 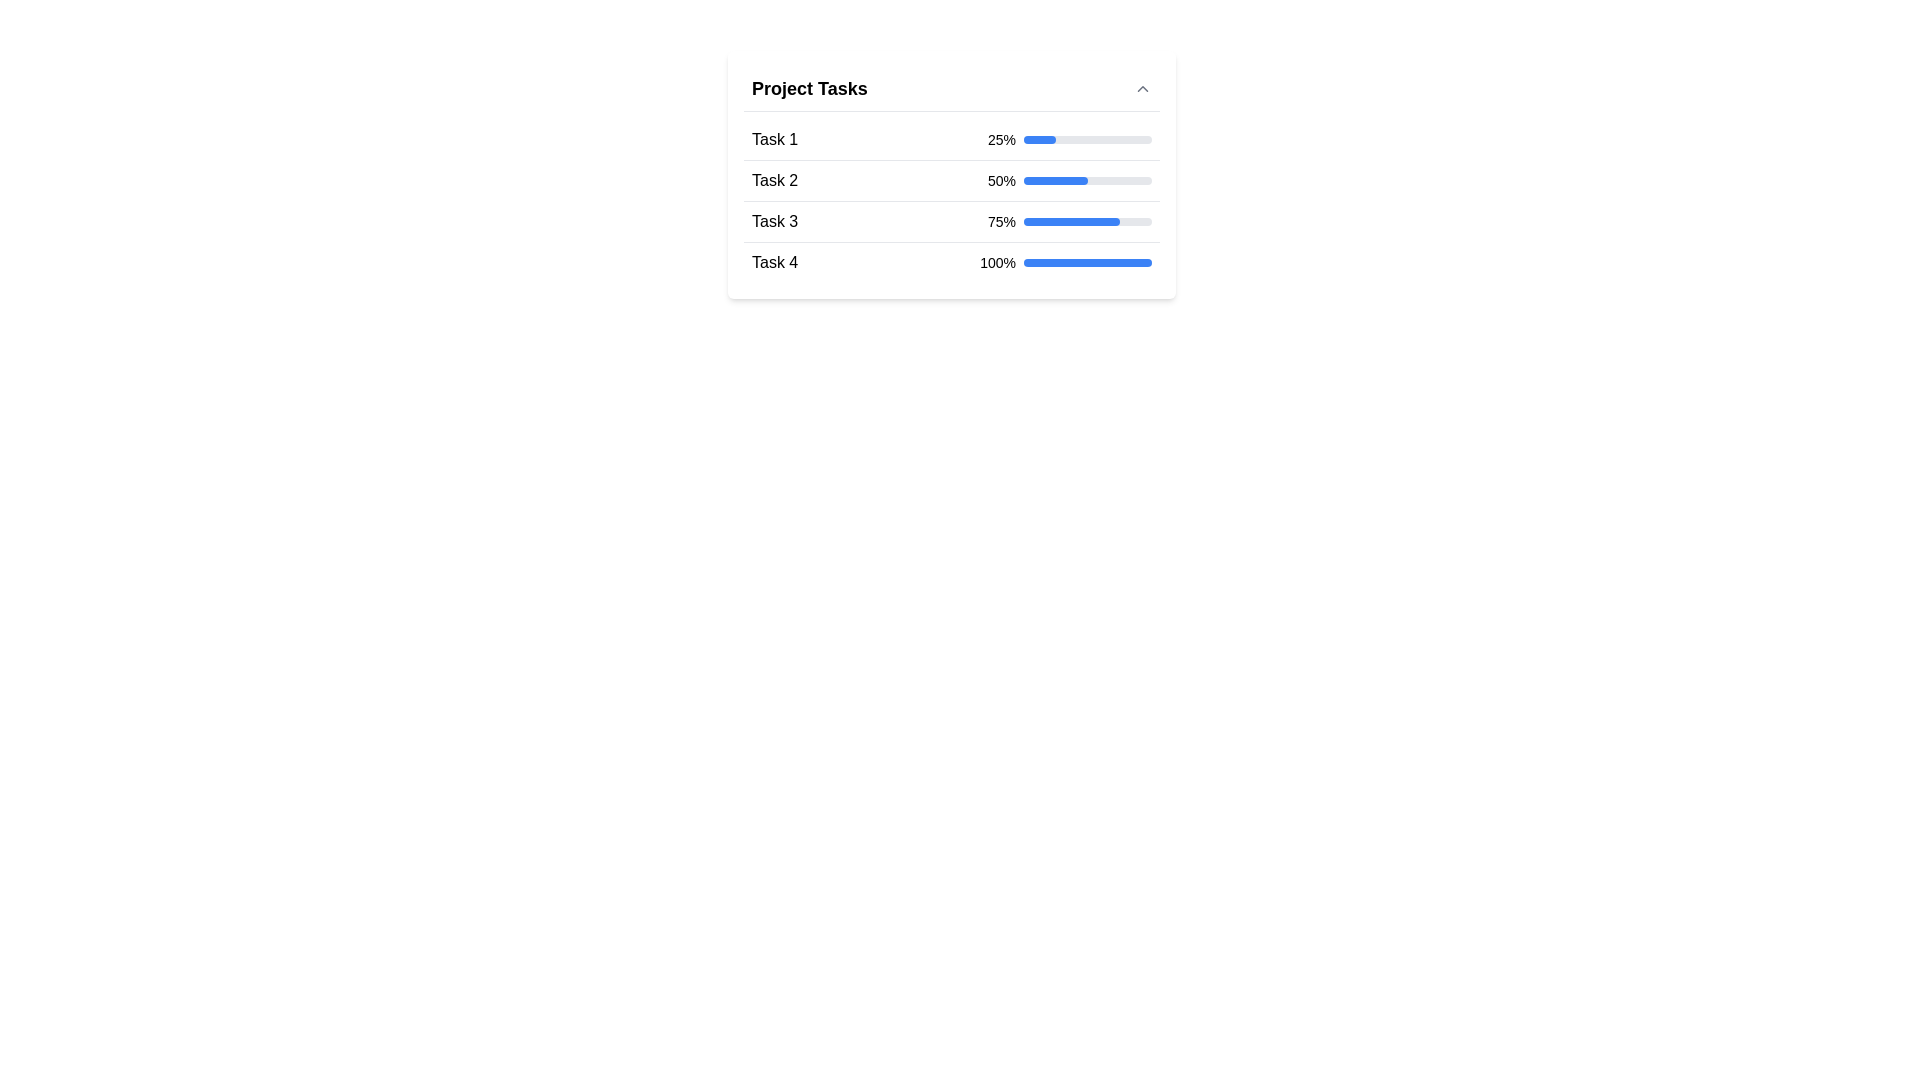 I want to click on the progress value displayed on the progress bar for 'Task 2', which indicates 50% completion, so click(x=1069, y=181).